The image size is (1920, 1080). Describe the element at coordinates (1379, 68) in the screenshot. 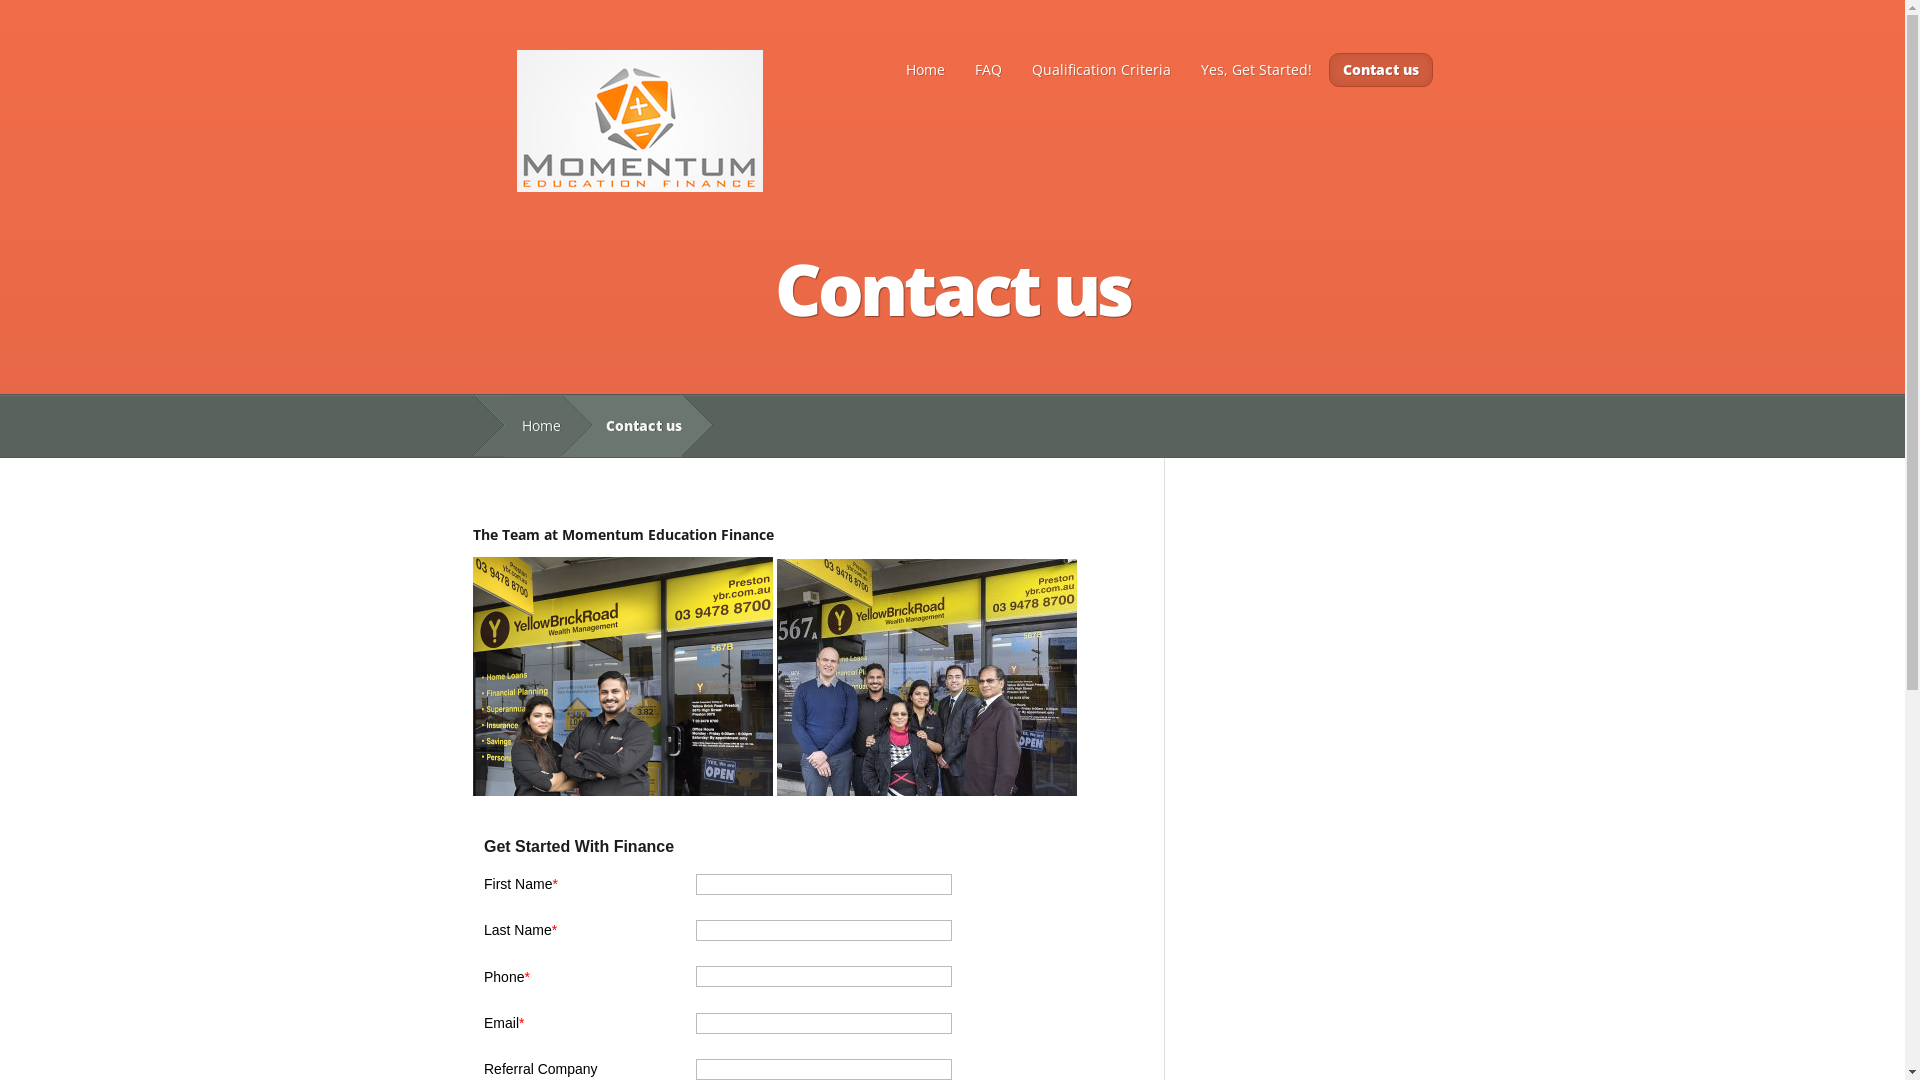

I see `'Contact us'` at that location.